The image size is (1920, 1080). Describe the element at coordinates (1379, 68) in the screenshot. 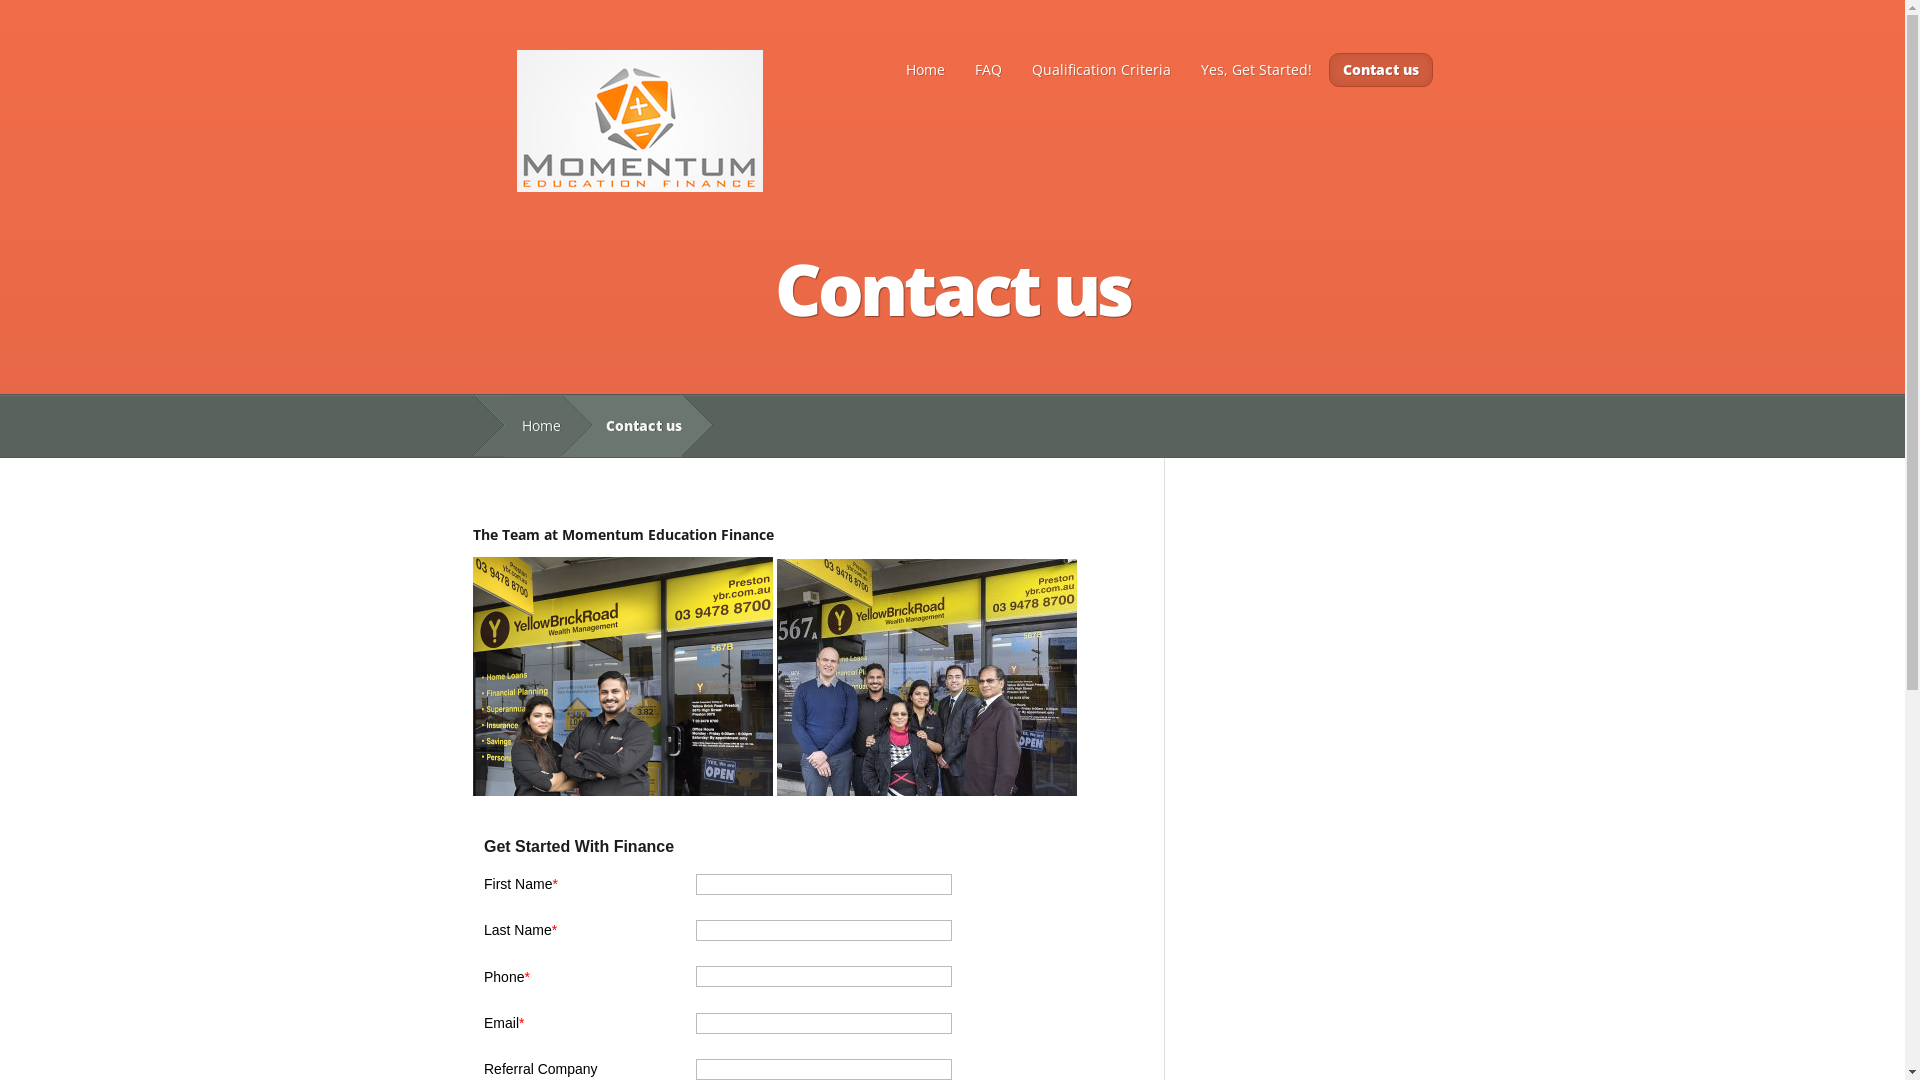

I see `'Contact us'` at that location.